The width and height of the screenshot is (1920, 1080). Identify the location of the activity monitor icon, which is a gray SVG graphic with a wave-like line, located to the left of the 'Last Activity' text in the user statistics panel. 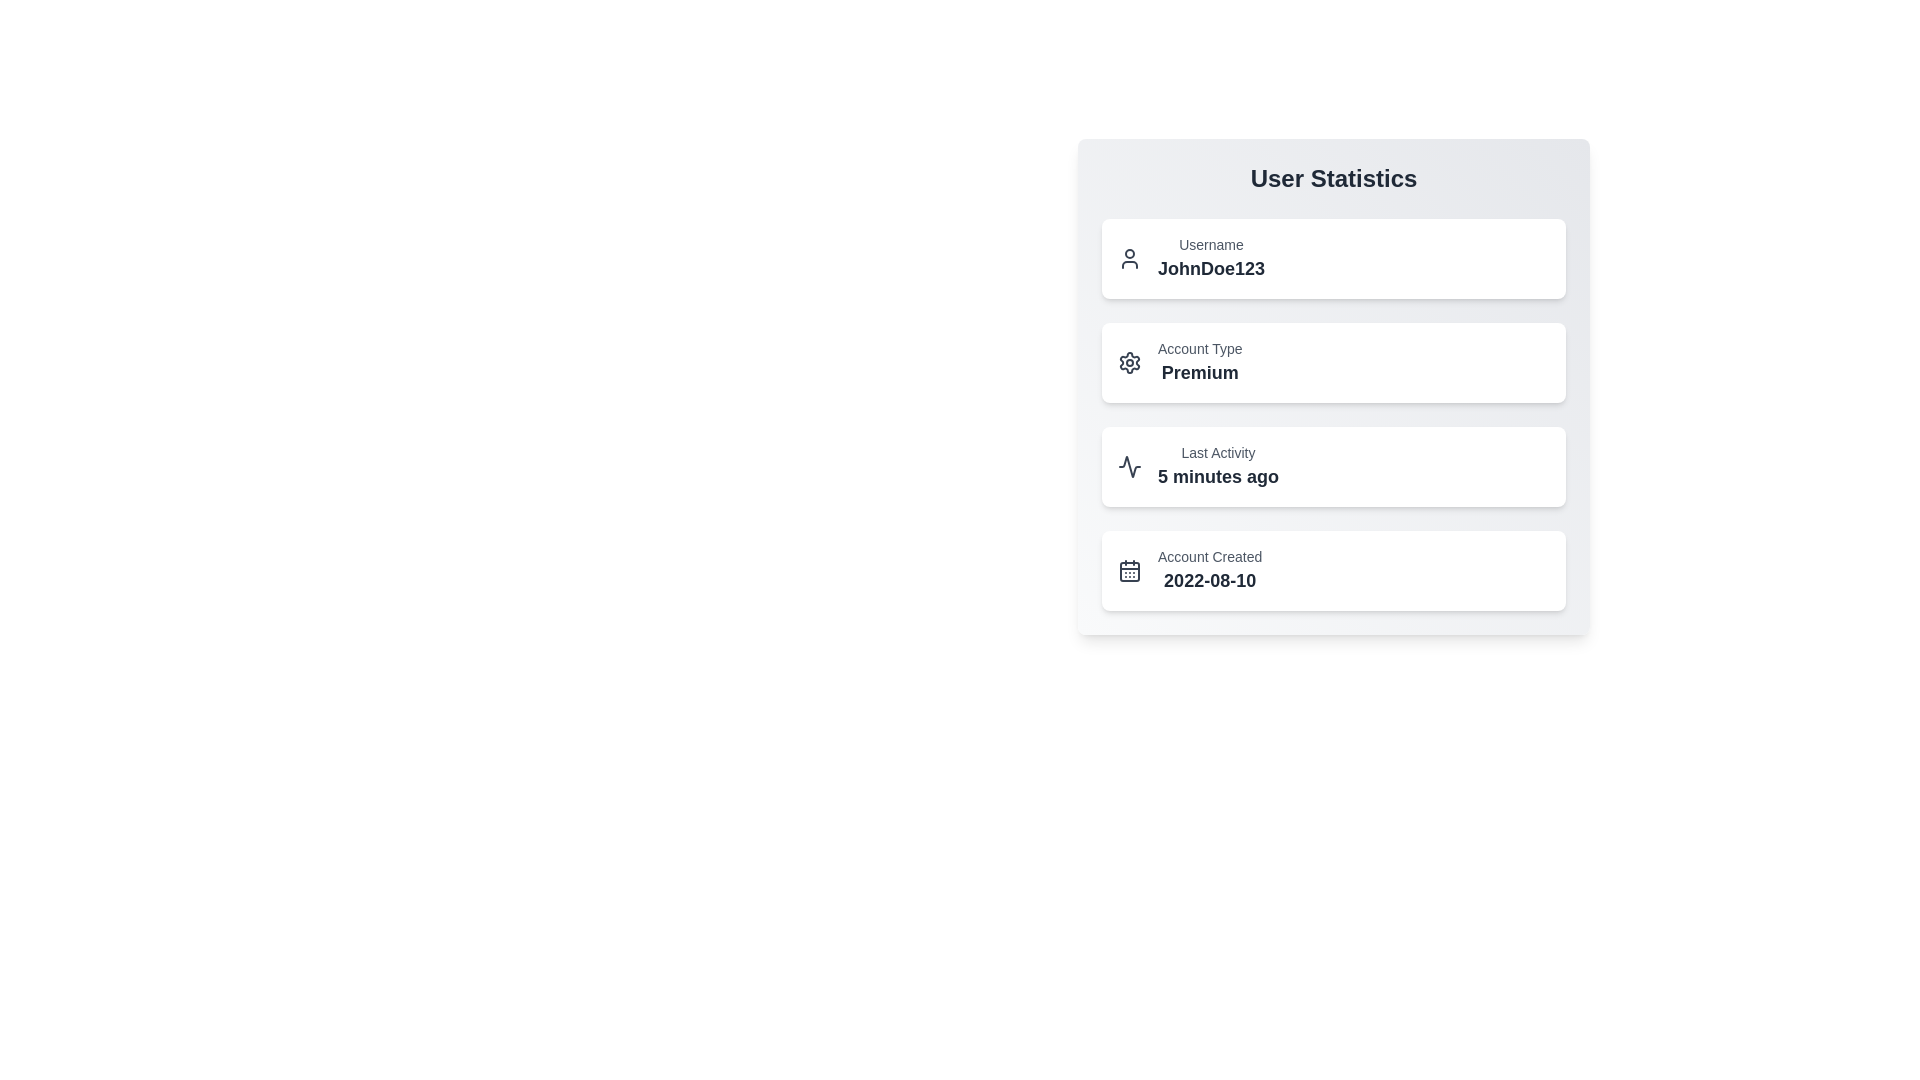
(1129, 466).